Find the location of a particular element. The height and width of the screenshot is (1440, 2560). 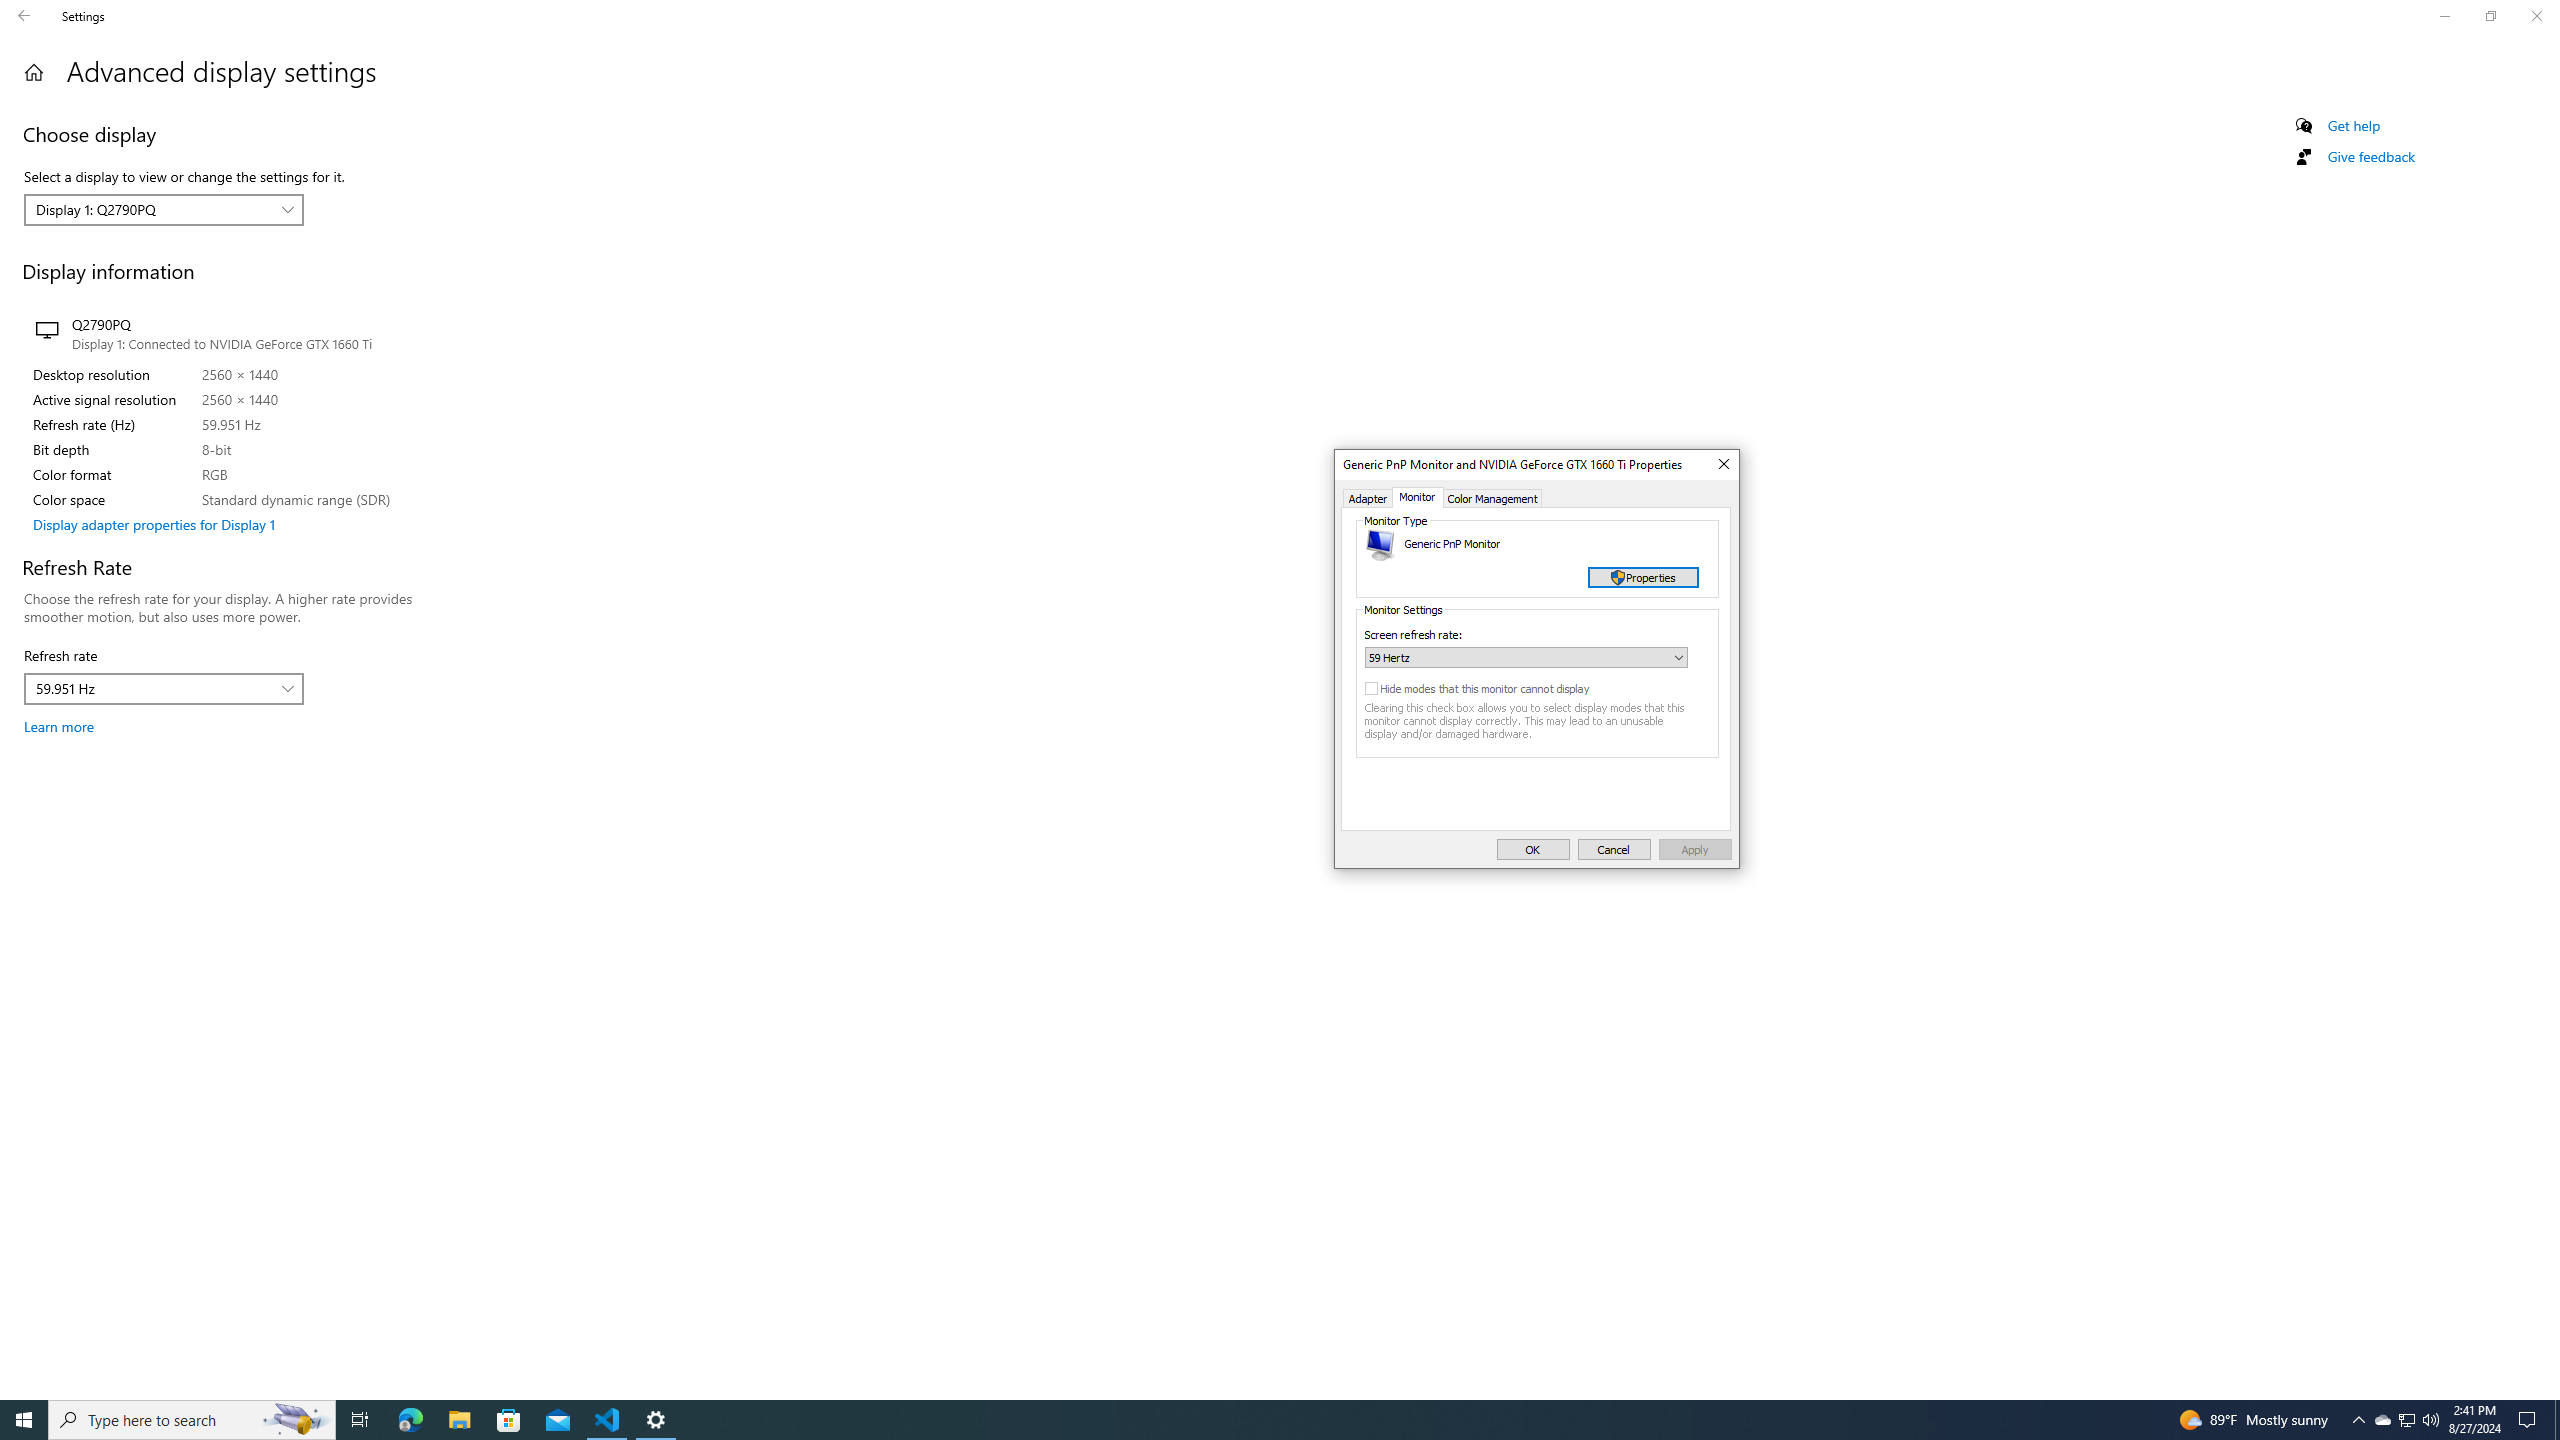

'Apply' is located at coordinates (1695, 849).